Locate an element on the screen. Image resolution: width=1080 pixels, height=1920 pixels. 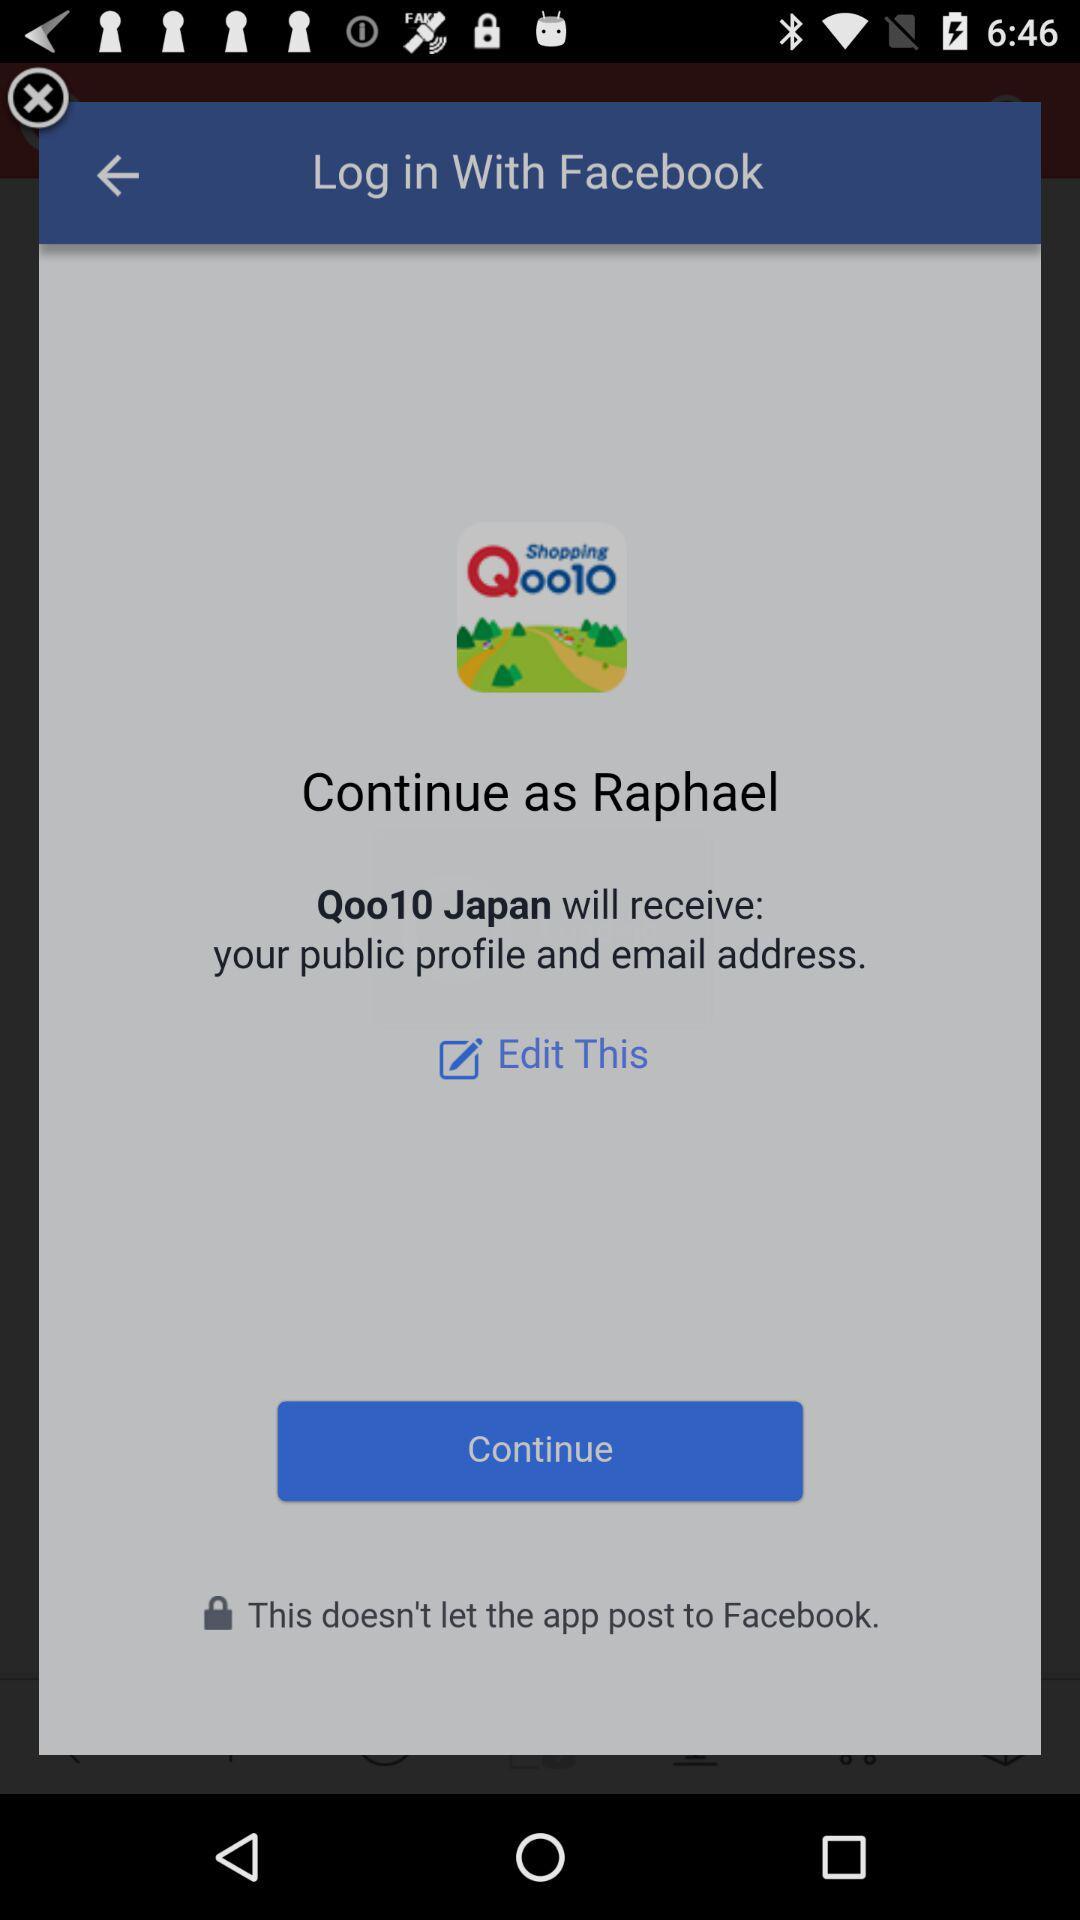
the close icon is located at coordinates (38, 107).